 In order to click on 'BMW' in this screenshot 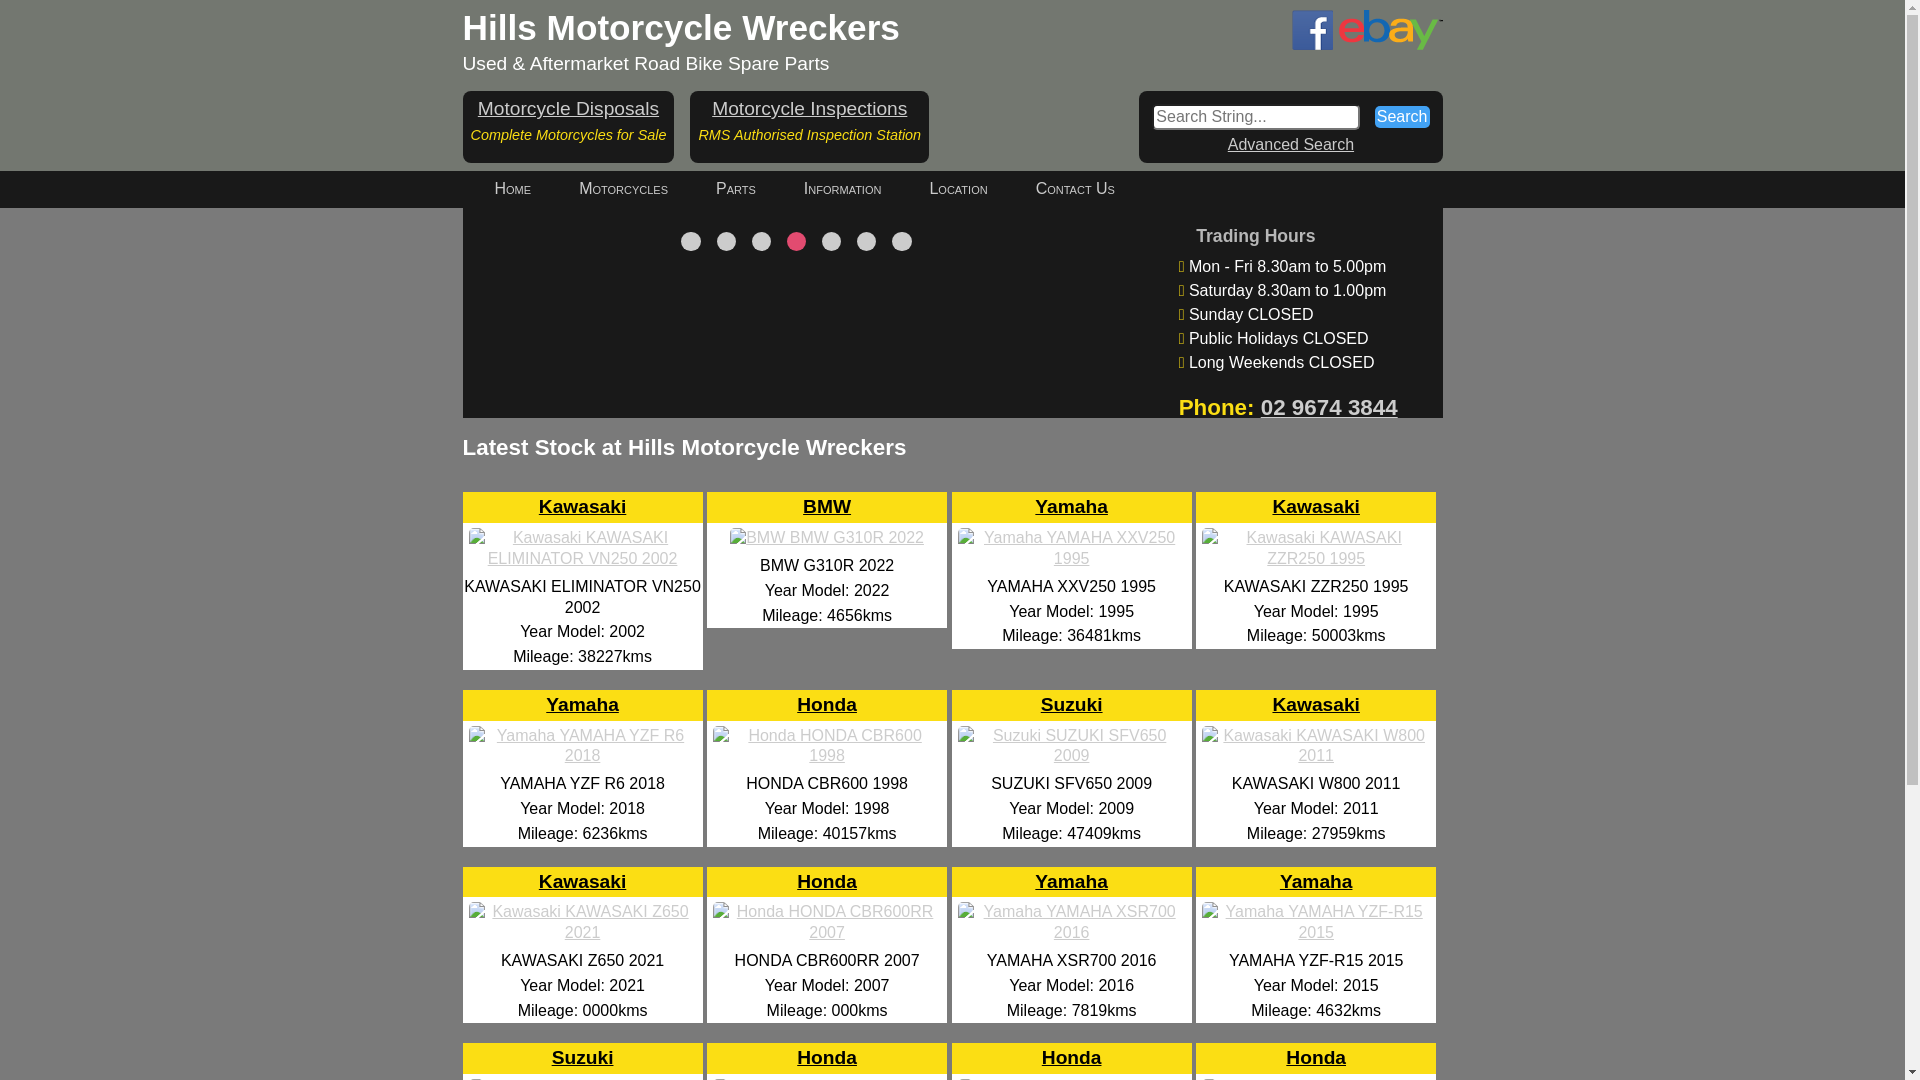, I will do `click(802, 540)`.